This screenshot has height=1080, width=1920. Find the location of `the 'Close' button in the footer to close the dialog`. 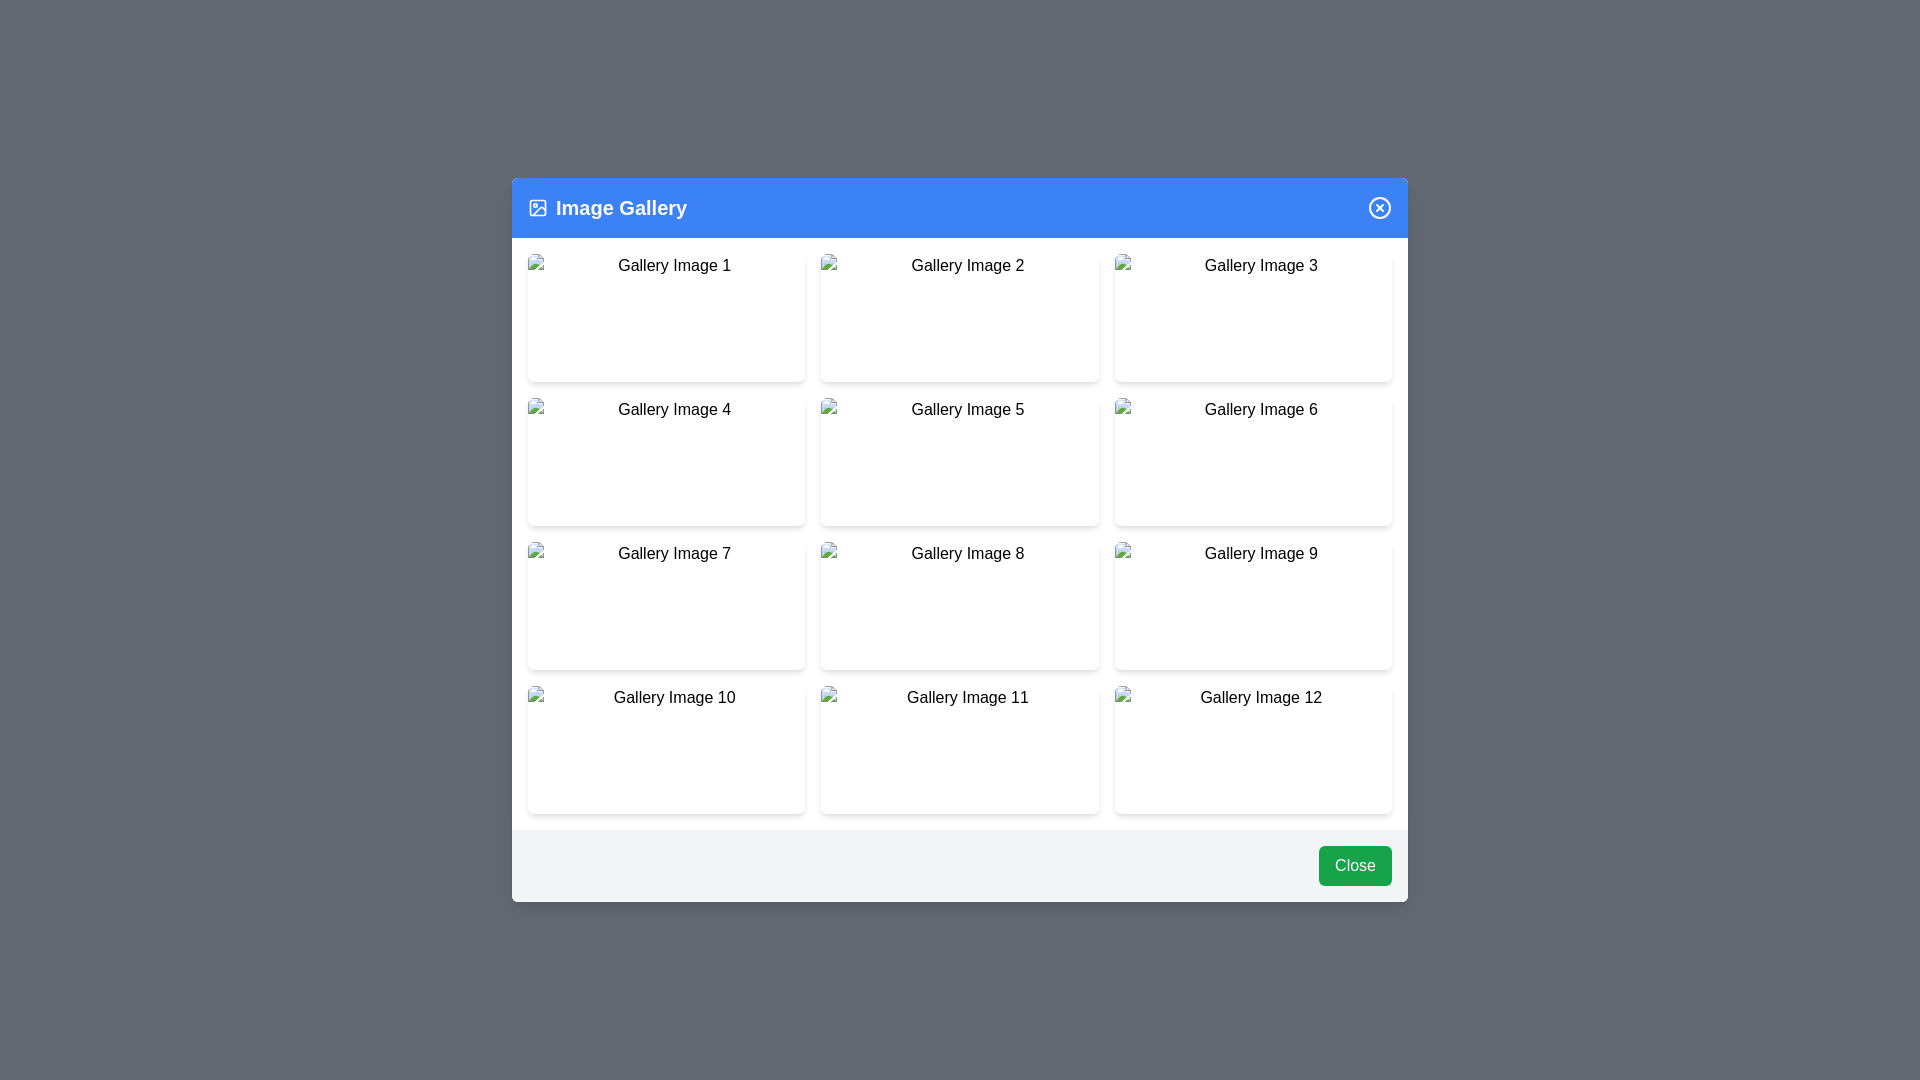

the 'Close' button in the footer to close the dialog is located at coordinates (1355, 865).